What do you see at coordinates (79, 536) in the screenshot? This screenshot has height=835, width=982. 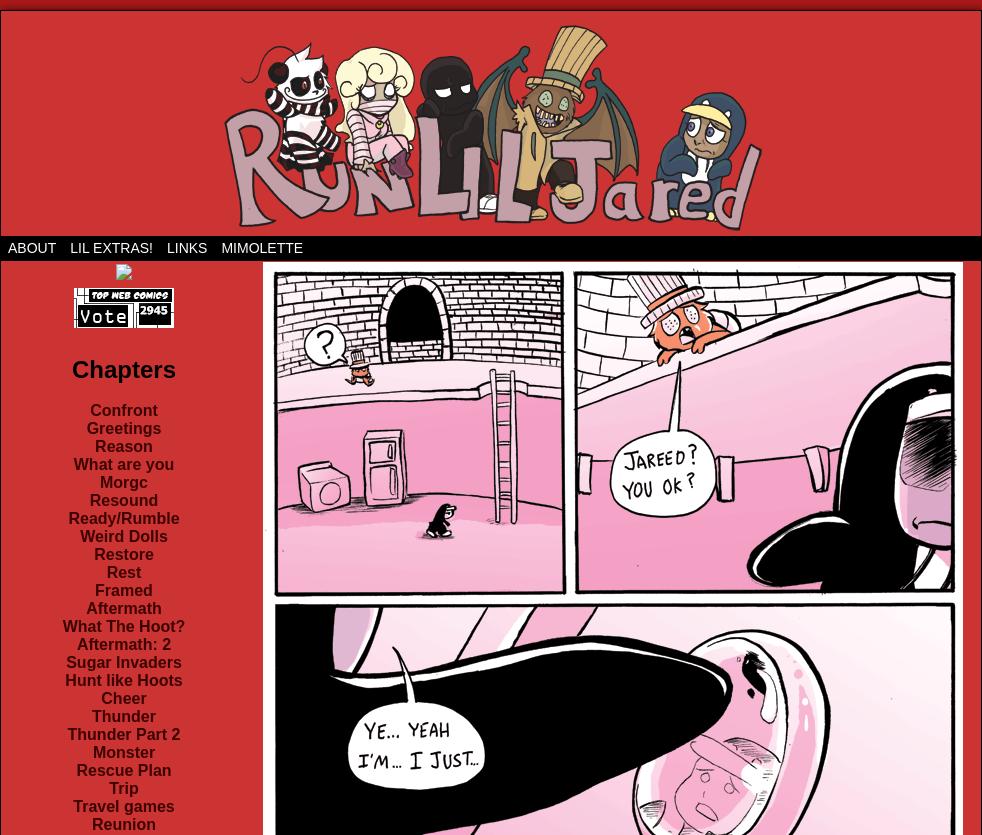 I see `'Weird Dolls'` at bounding box center [79, 536].